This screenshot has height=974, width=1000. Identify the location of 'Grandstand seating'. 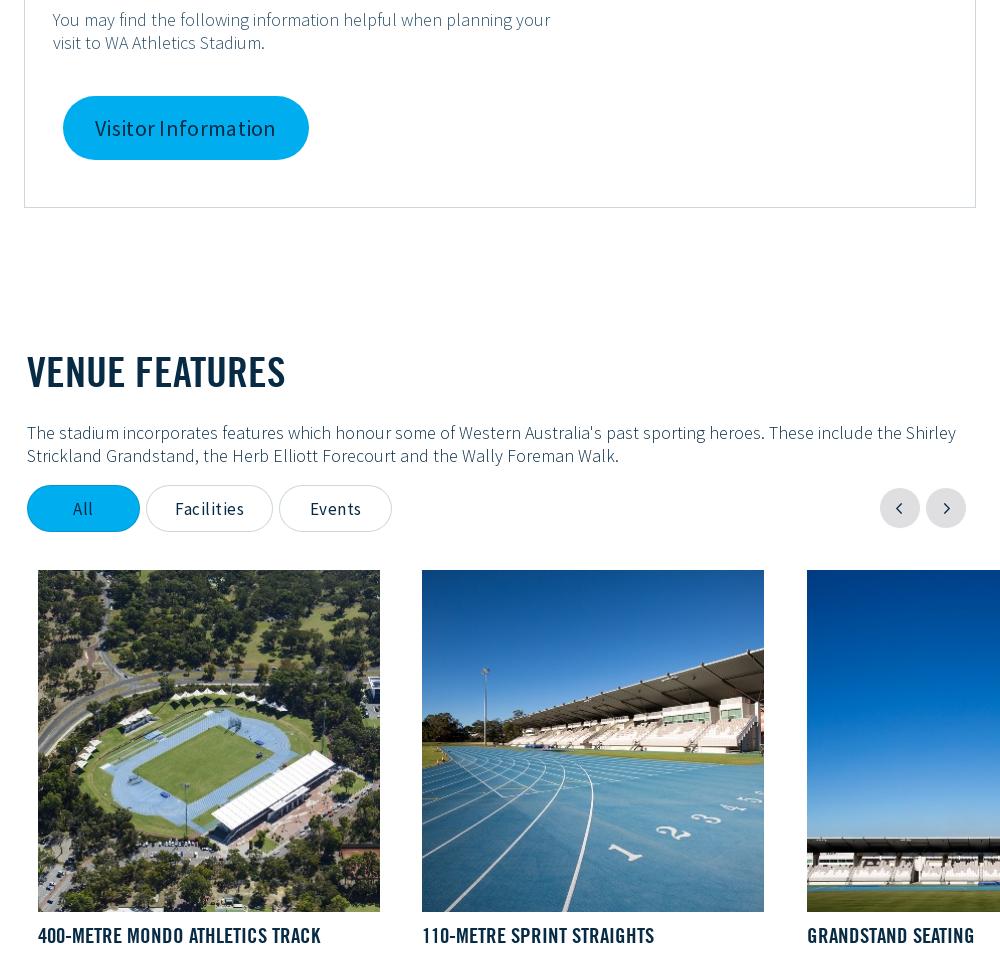
(890, 934).